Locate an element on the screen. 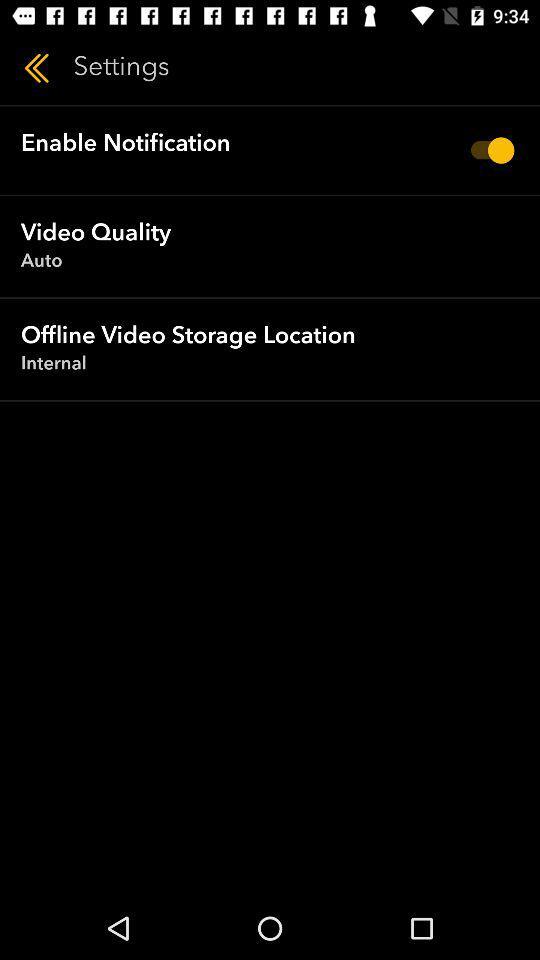 The image size is (540, 960). the icon to the left of the settings item is located at coordinates (36, 68).